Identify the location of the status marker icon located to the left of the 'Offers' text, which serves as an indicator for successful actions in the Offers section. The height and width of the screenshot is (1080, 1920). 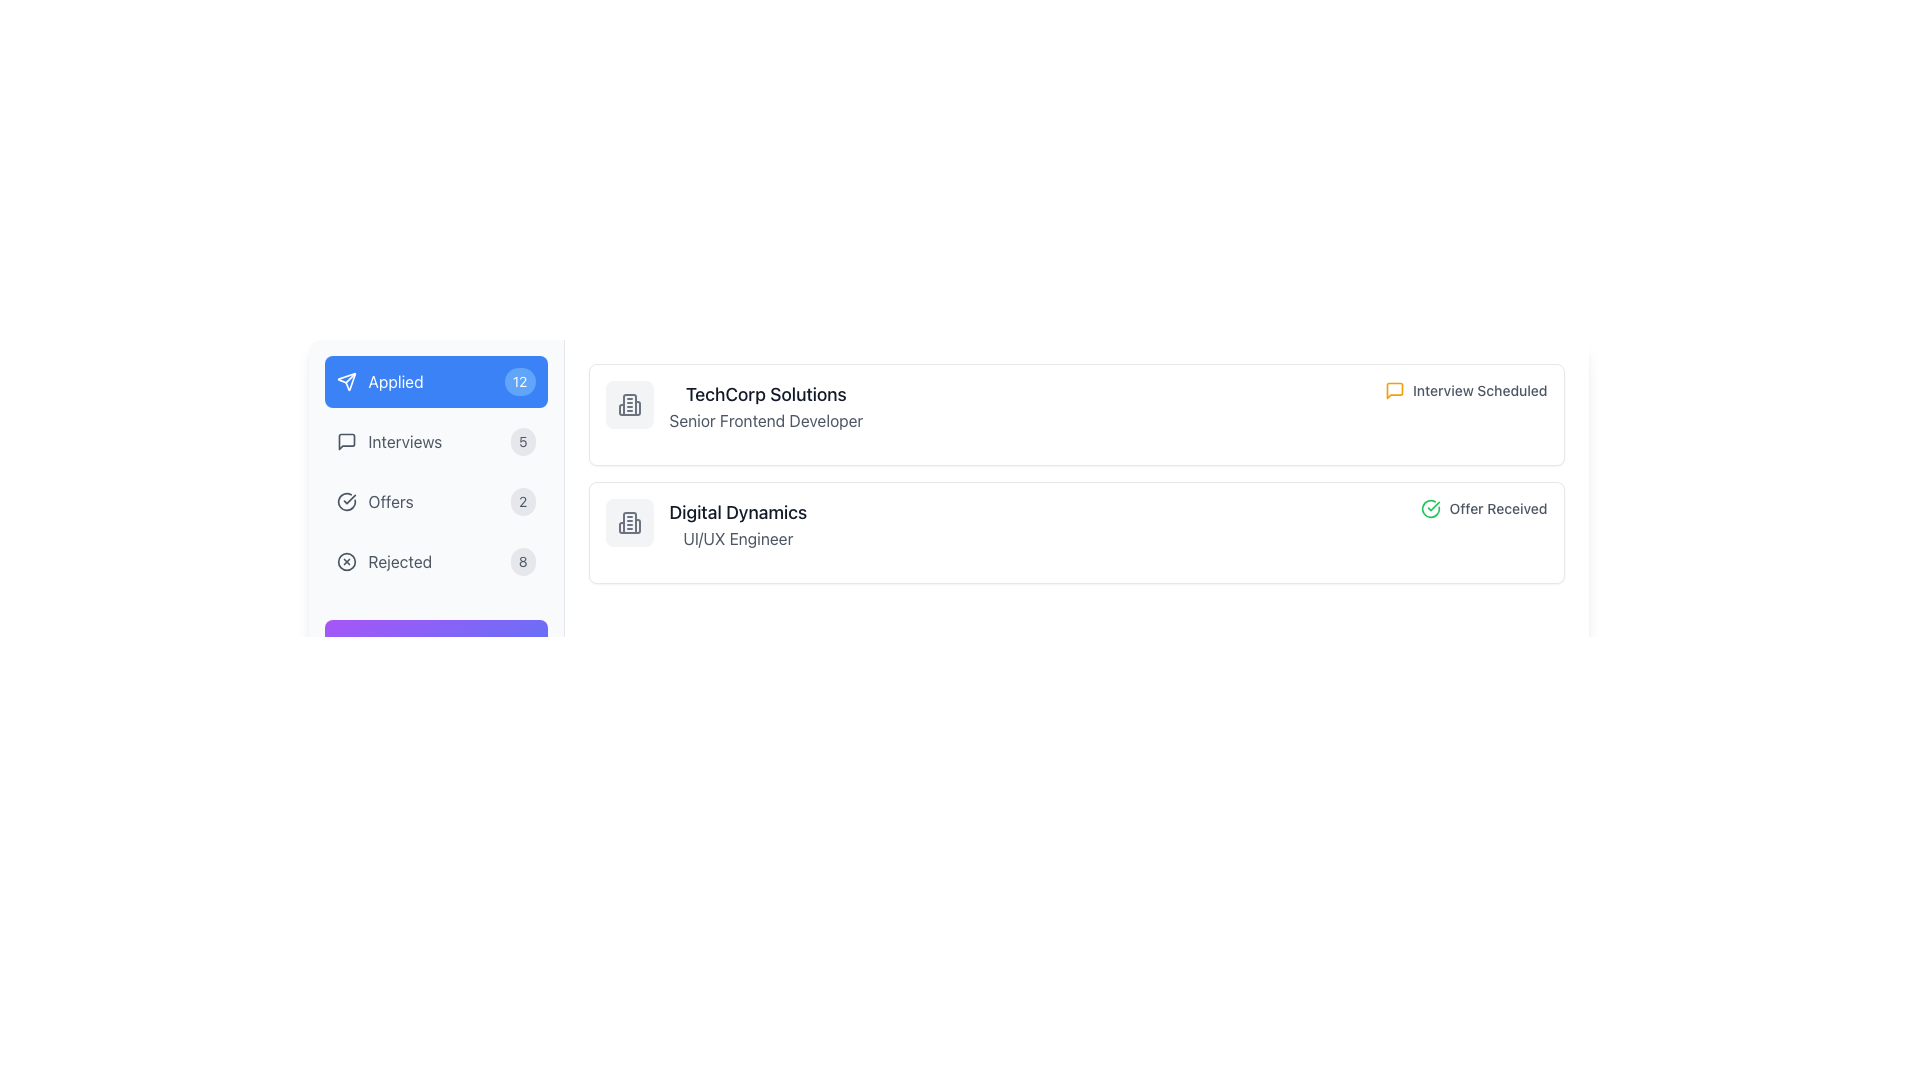
(346, 500).